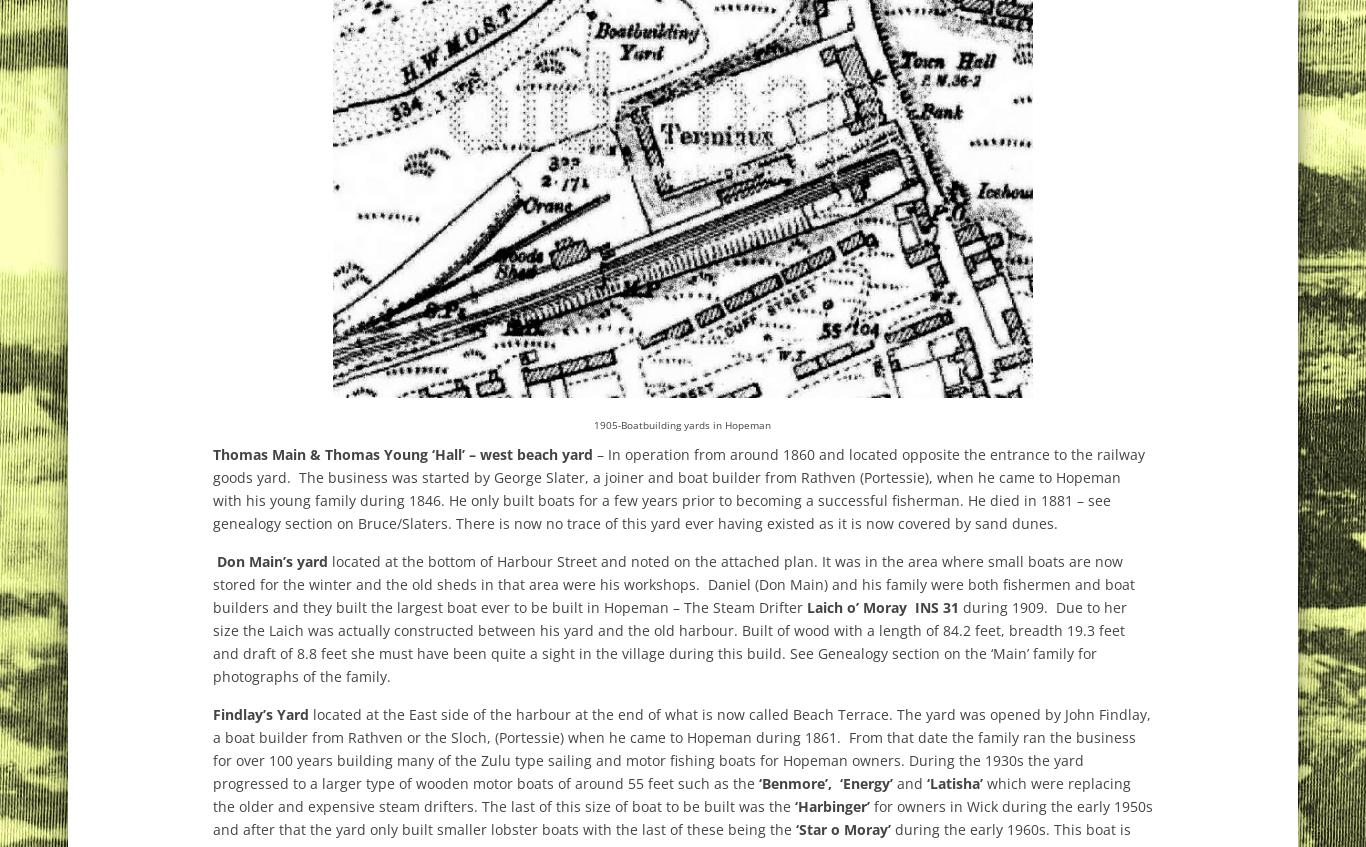  What do you see at coordinates (211, 641) in the screenshot?
I see `'during 1909.  Due to her size the Laich was actually constructed between his yard and the old harbour. Built of wood with a length of 84.2 feet, breadth 19.3 feet and draft of 8.8 feet she must have been quite a sight in the village during this build. See Genealogy section on the ‘Main’ family for photographs of the family.'` at bounding box center [211, 641].